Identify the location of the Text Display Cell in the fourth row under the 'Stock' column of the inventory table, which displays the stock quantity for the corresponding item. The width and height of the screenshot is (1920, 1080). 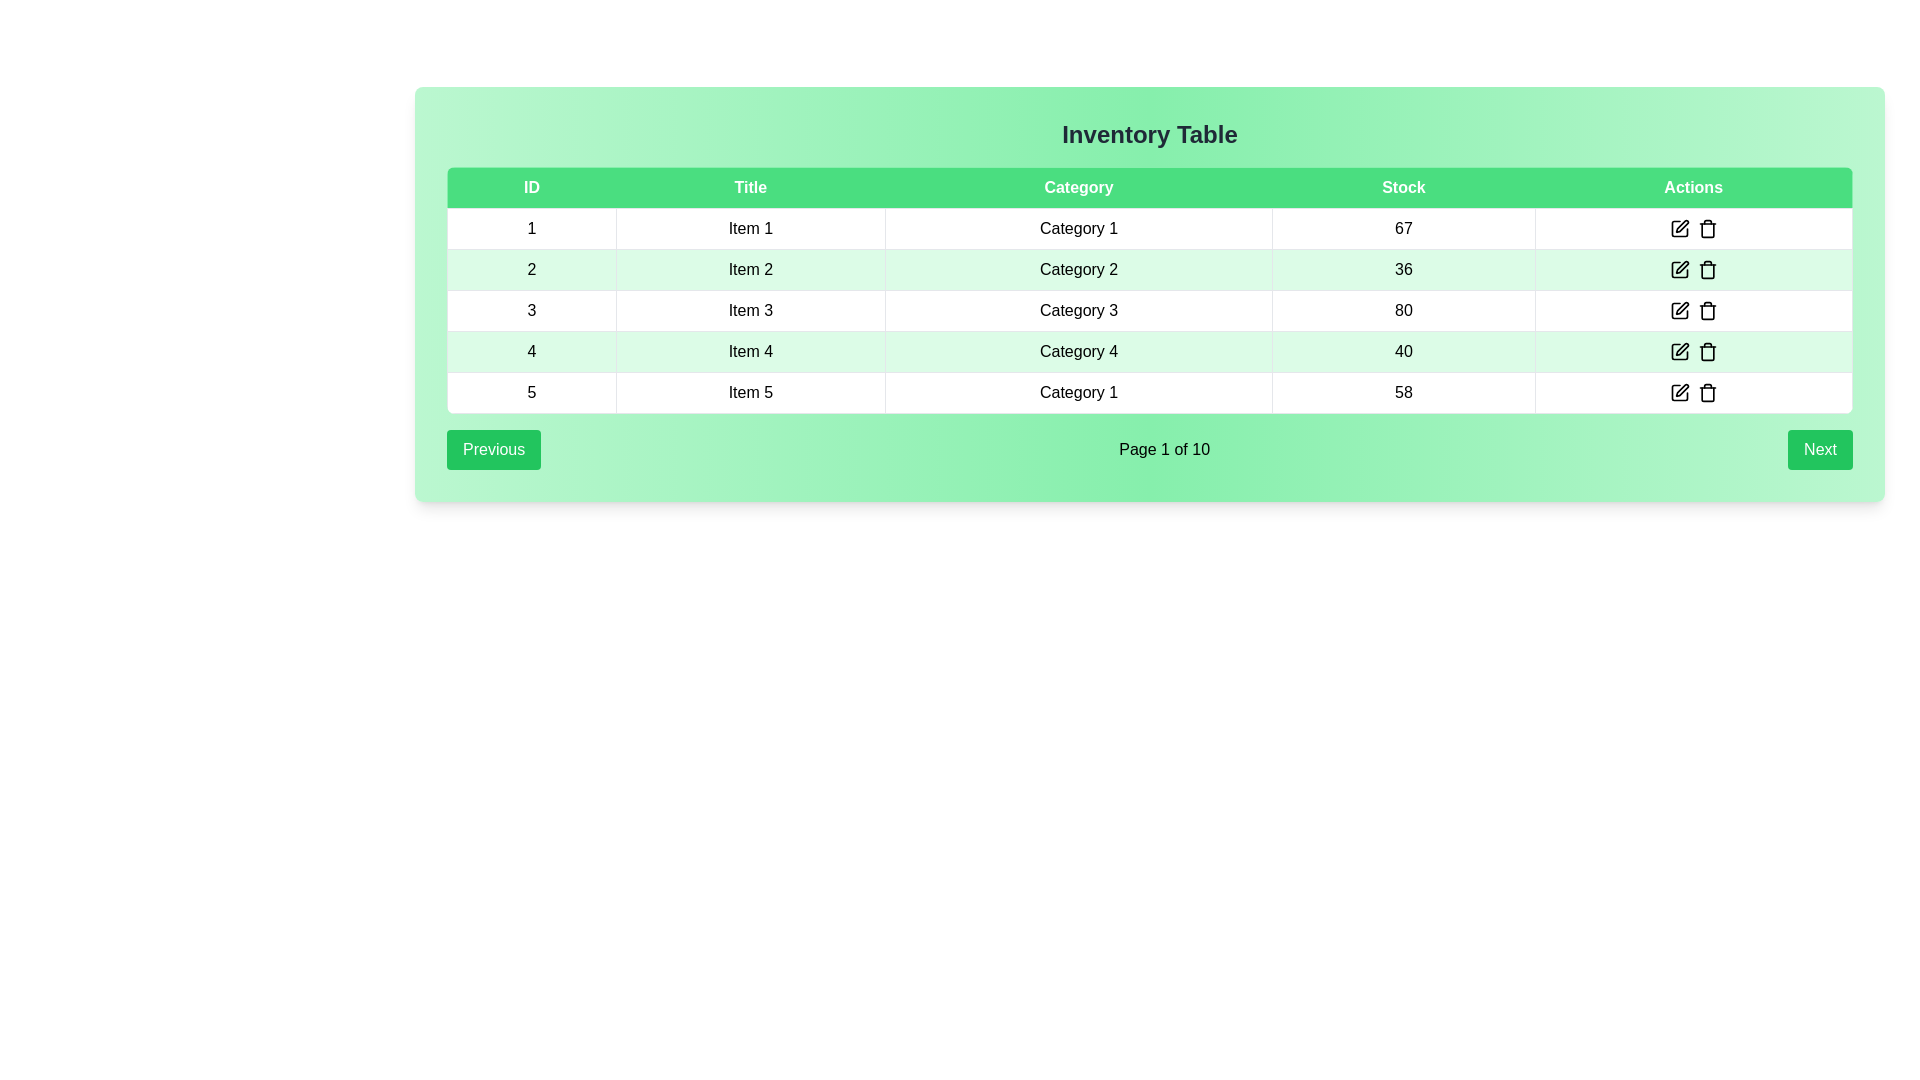
(1402, 350).